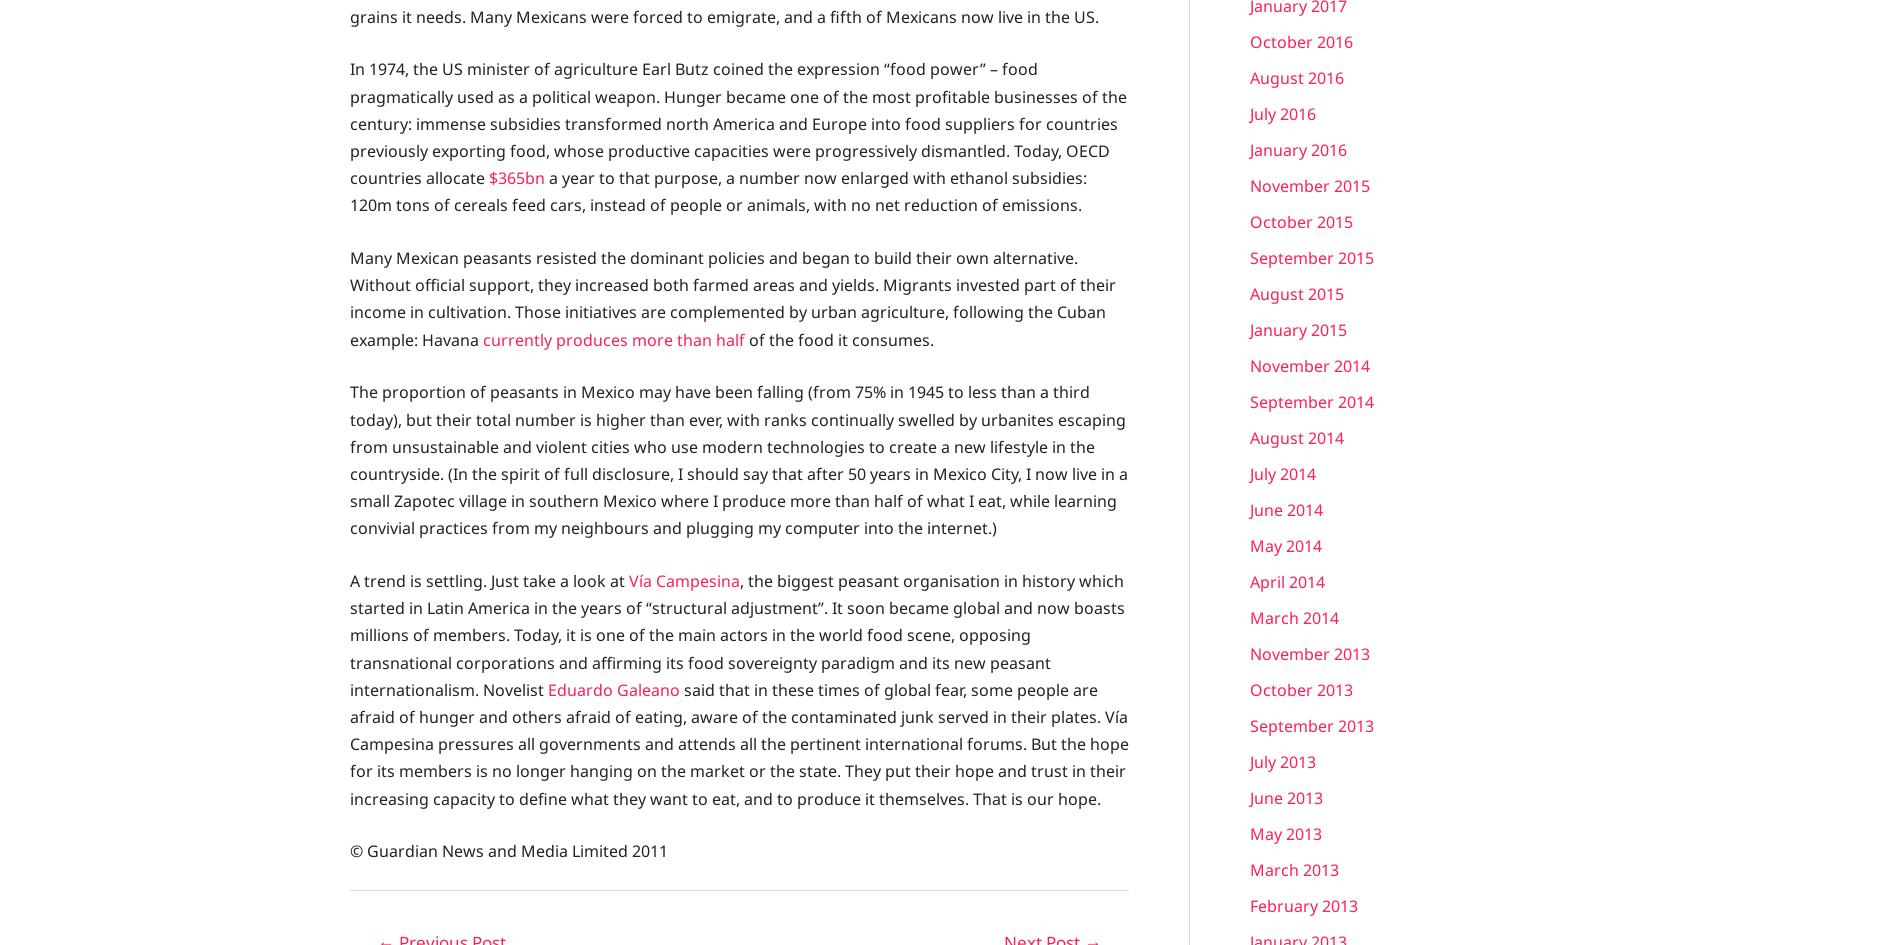 The image size is (1900, 945). What do you see at coordinates (1300, 220) in the screenshot?
I see `'October 2015'` at bounding box center [1300, 220].